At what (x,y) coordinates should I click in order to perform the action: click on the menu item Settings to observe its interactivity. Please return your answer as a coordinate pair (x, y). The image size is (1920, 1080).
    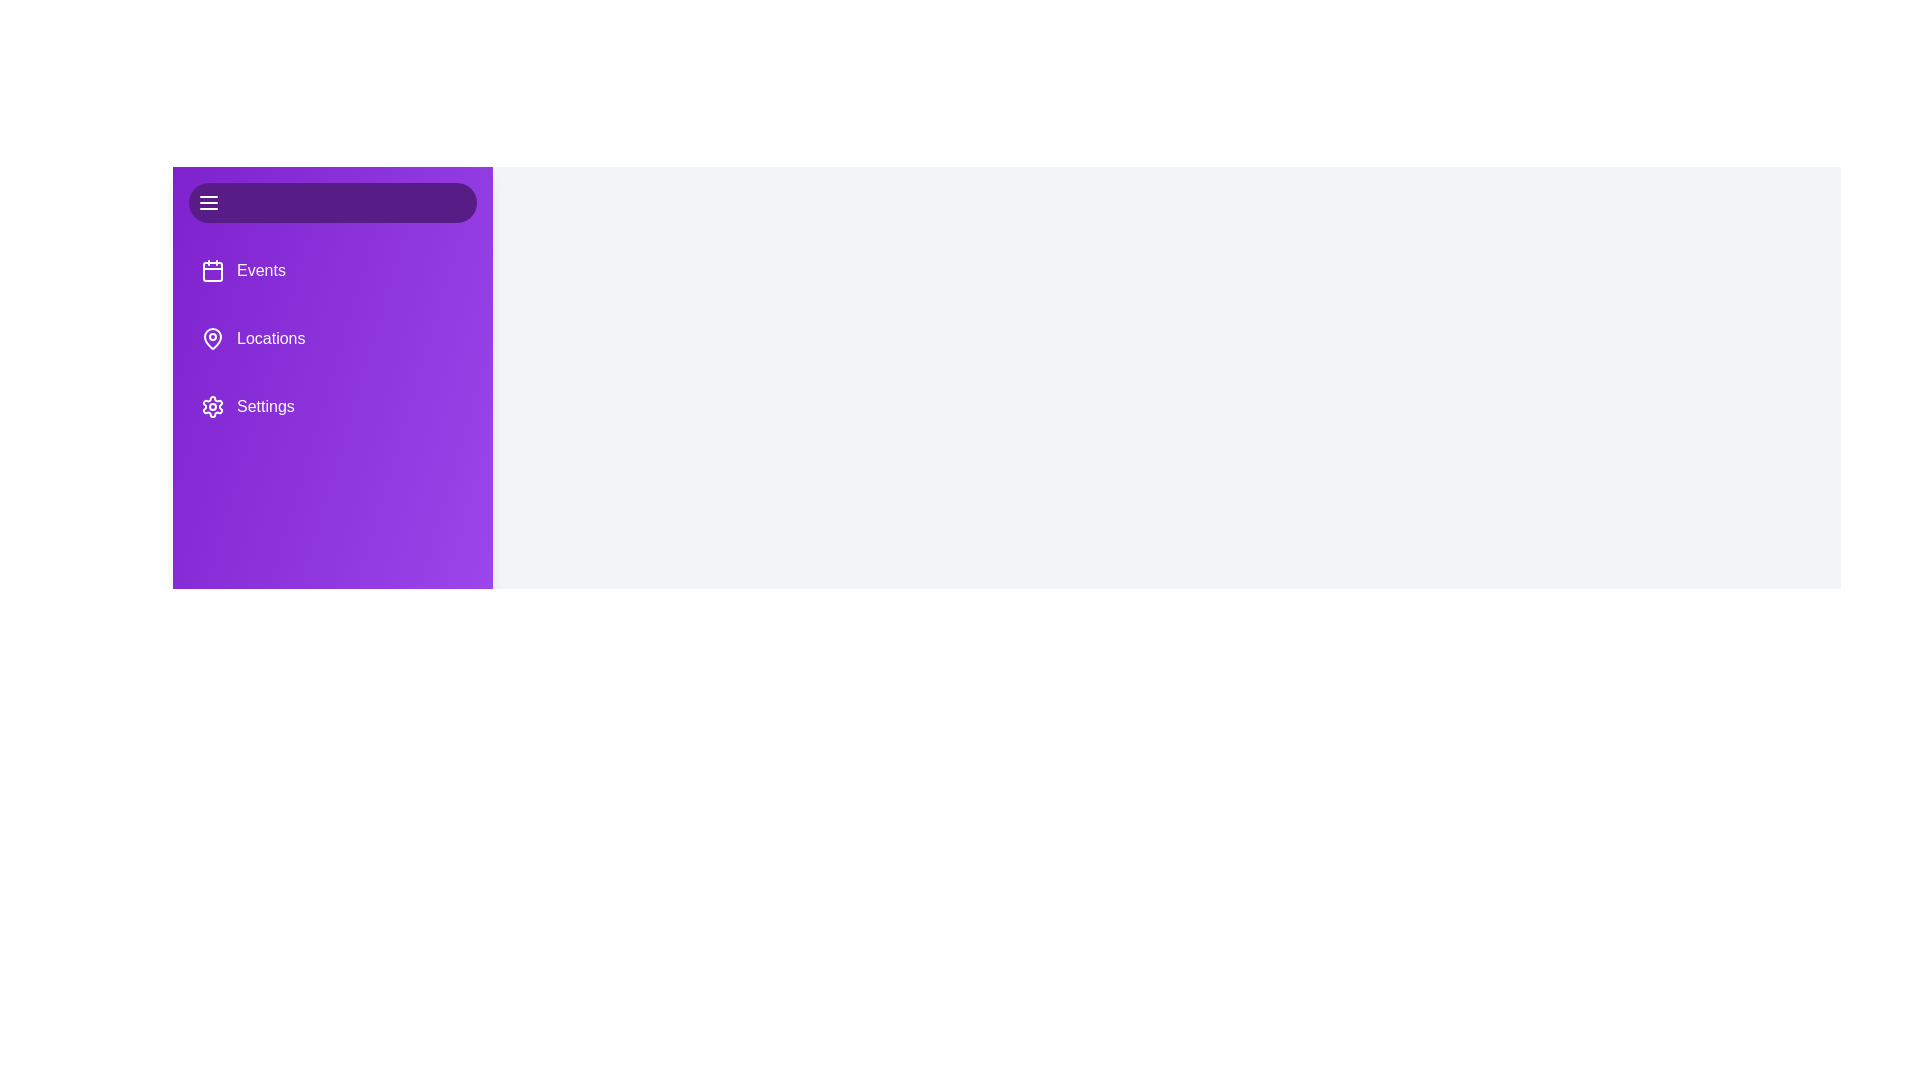
    Looking at the image, I should click on (332, 406).